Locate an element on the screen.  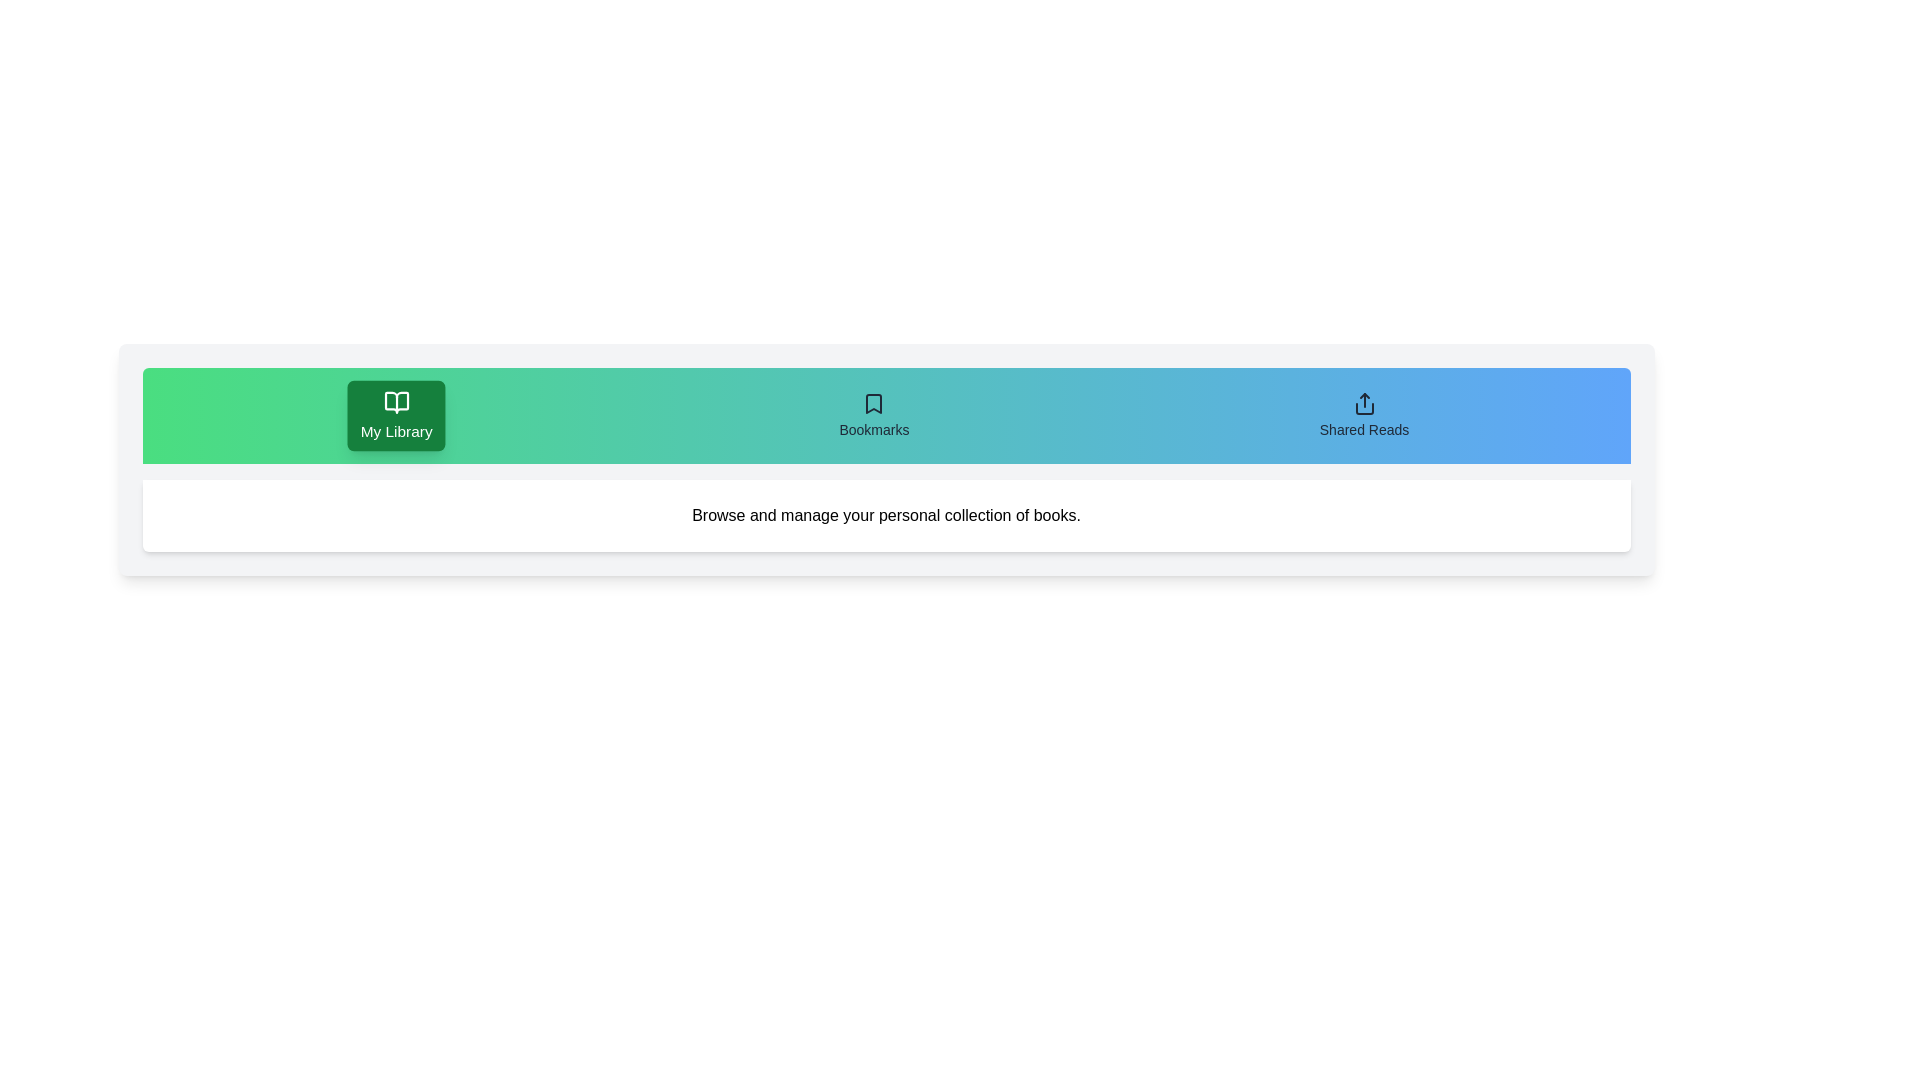
the tab labeled My Library to observe its hover effect is located at coordinates (395, 415).